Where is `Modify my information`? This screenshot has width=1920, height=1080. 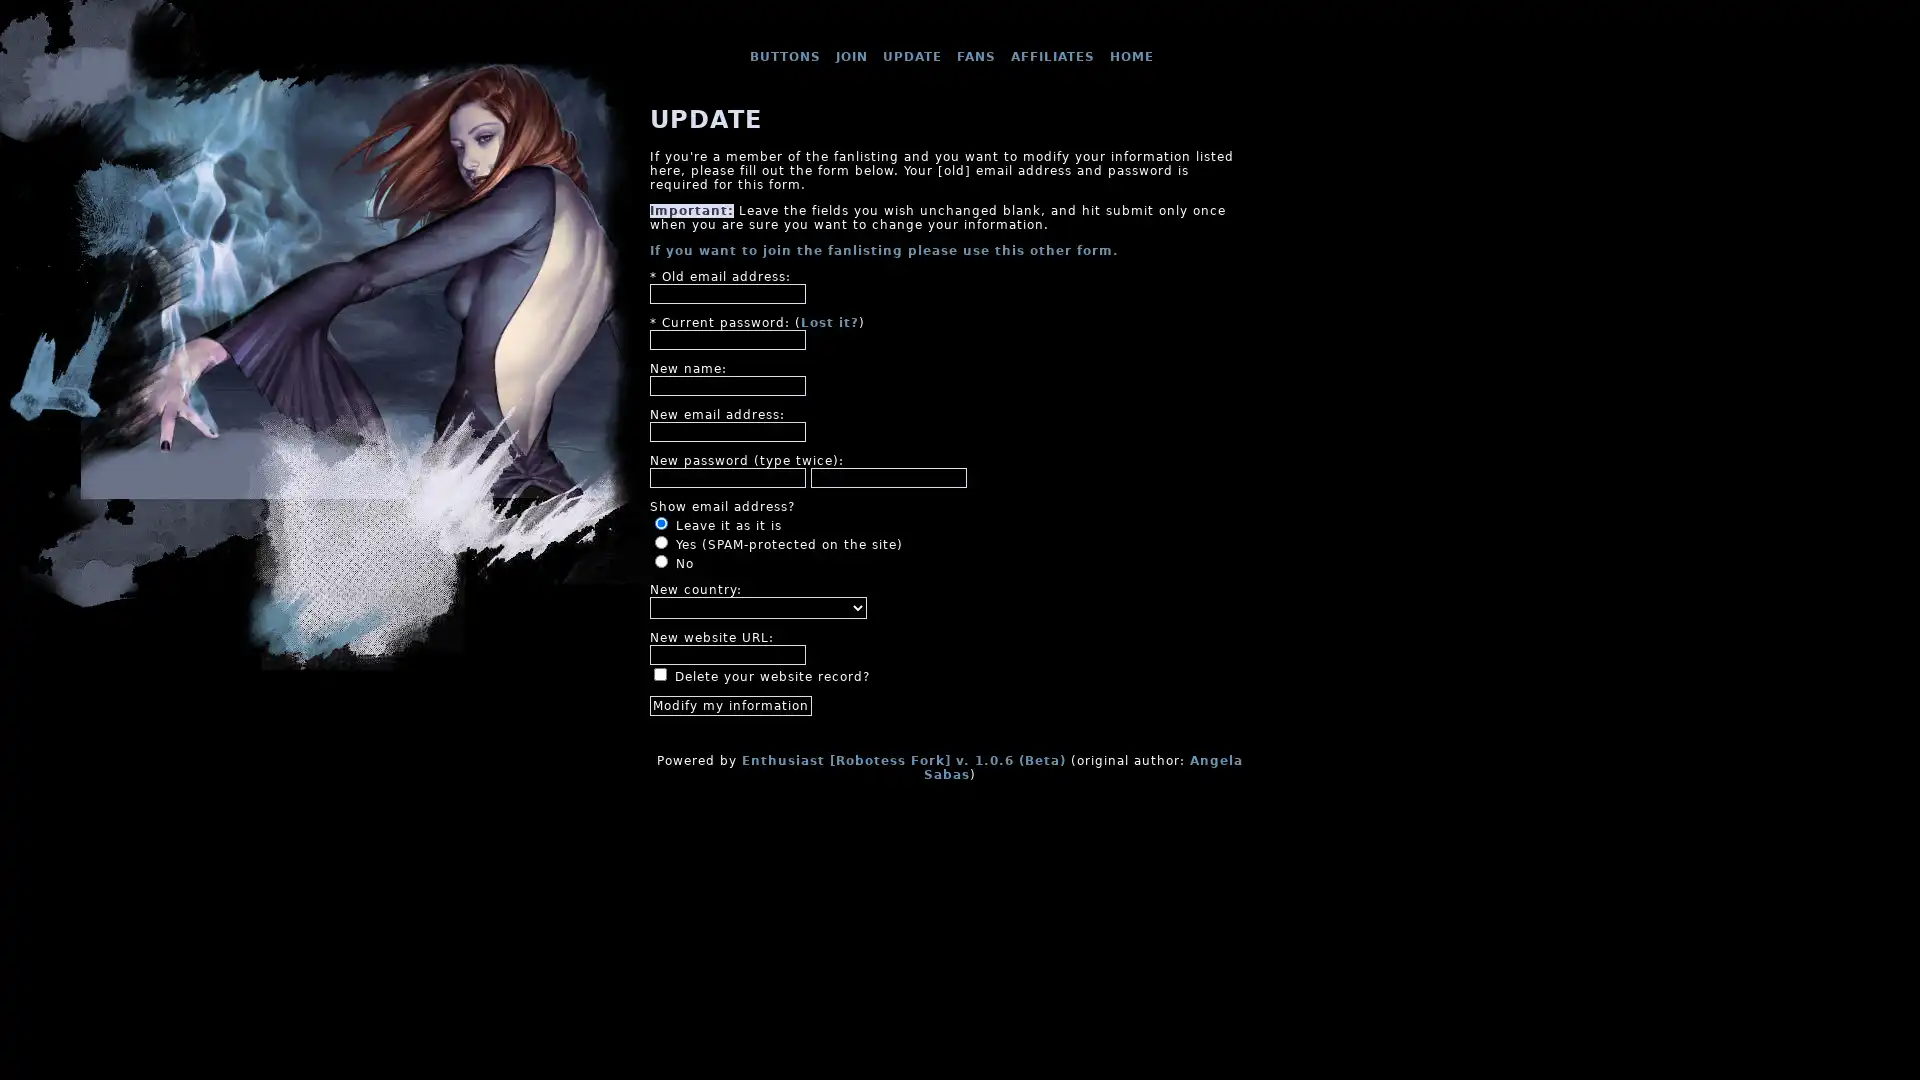 Modify my information is located at coordinates (729, 704).